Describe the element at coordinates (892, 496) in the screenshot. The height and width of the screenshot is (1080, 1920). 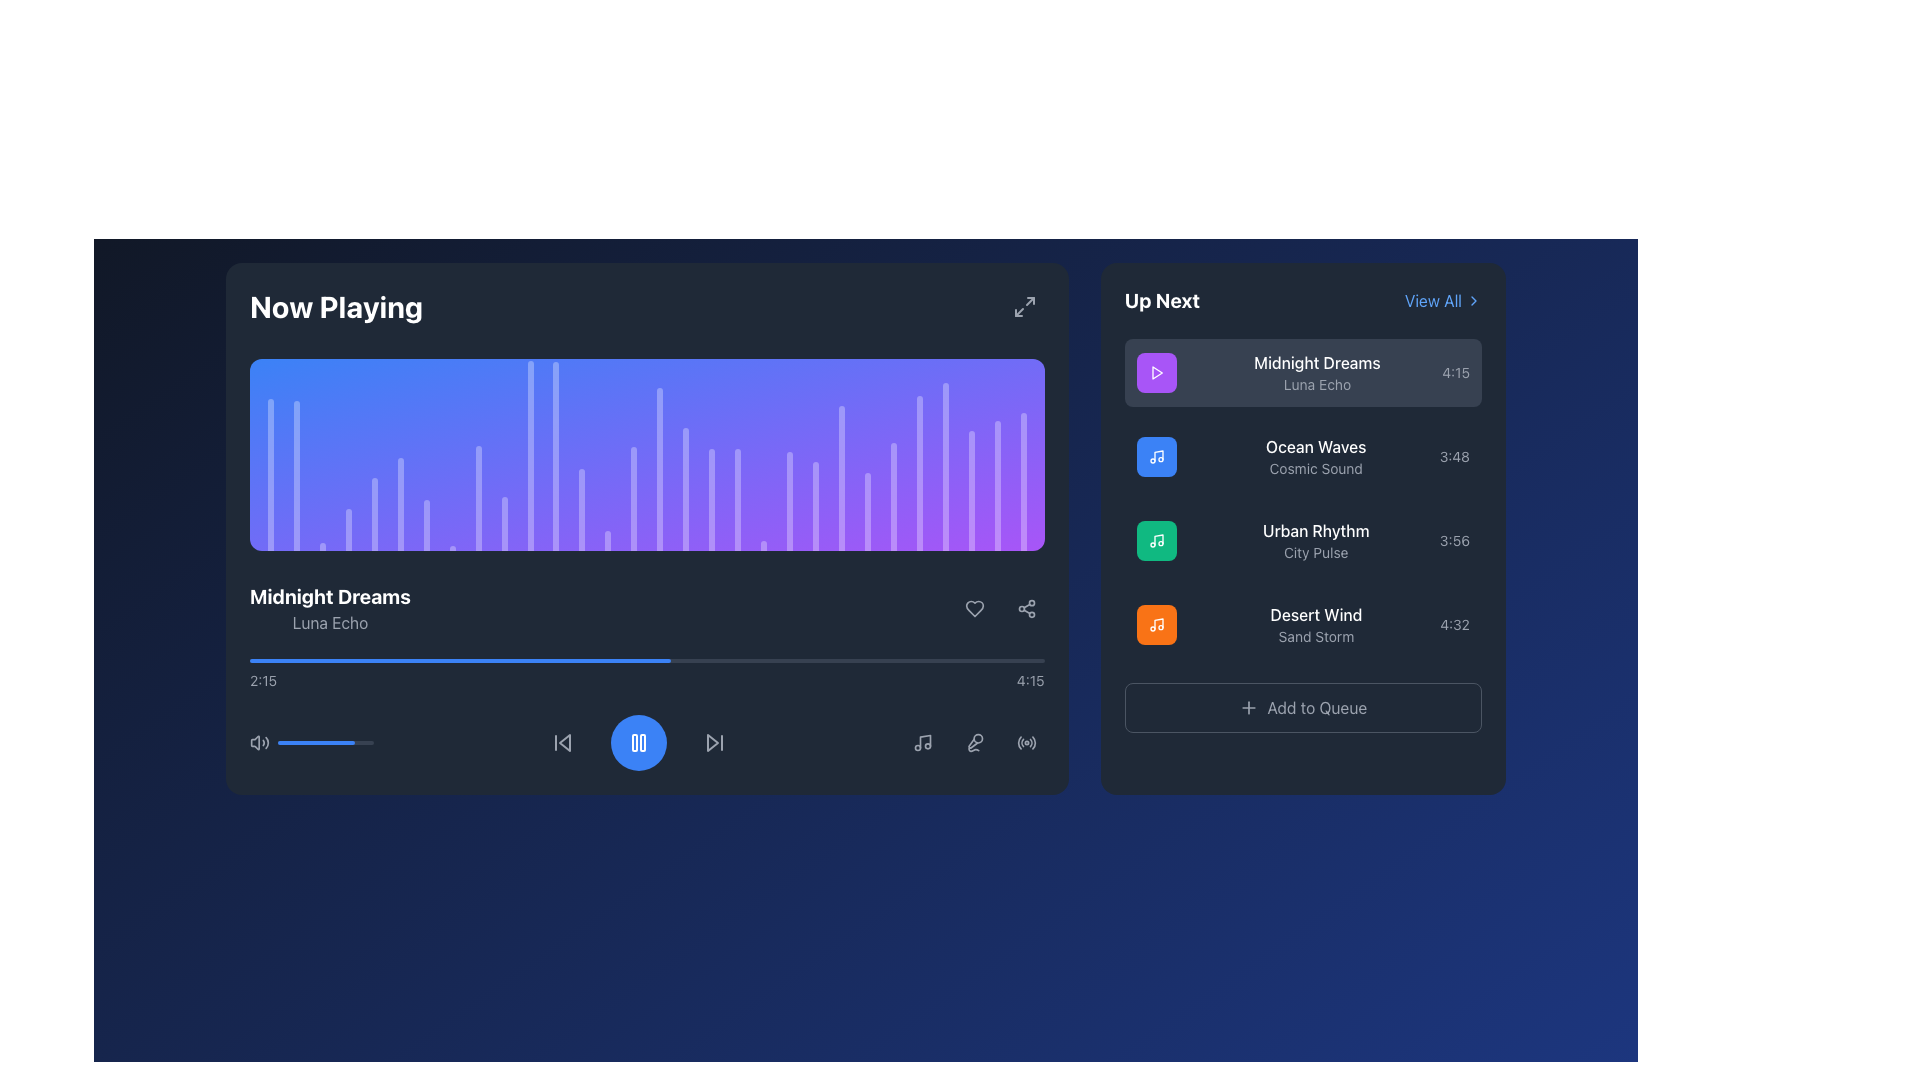
I see `the visual changes of the 24th vertical bar in the audio spectrum visualization during playback` at that location.